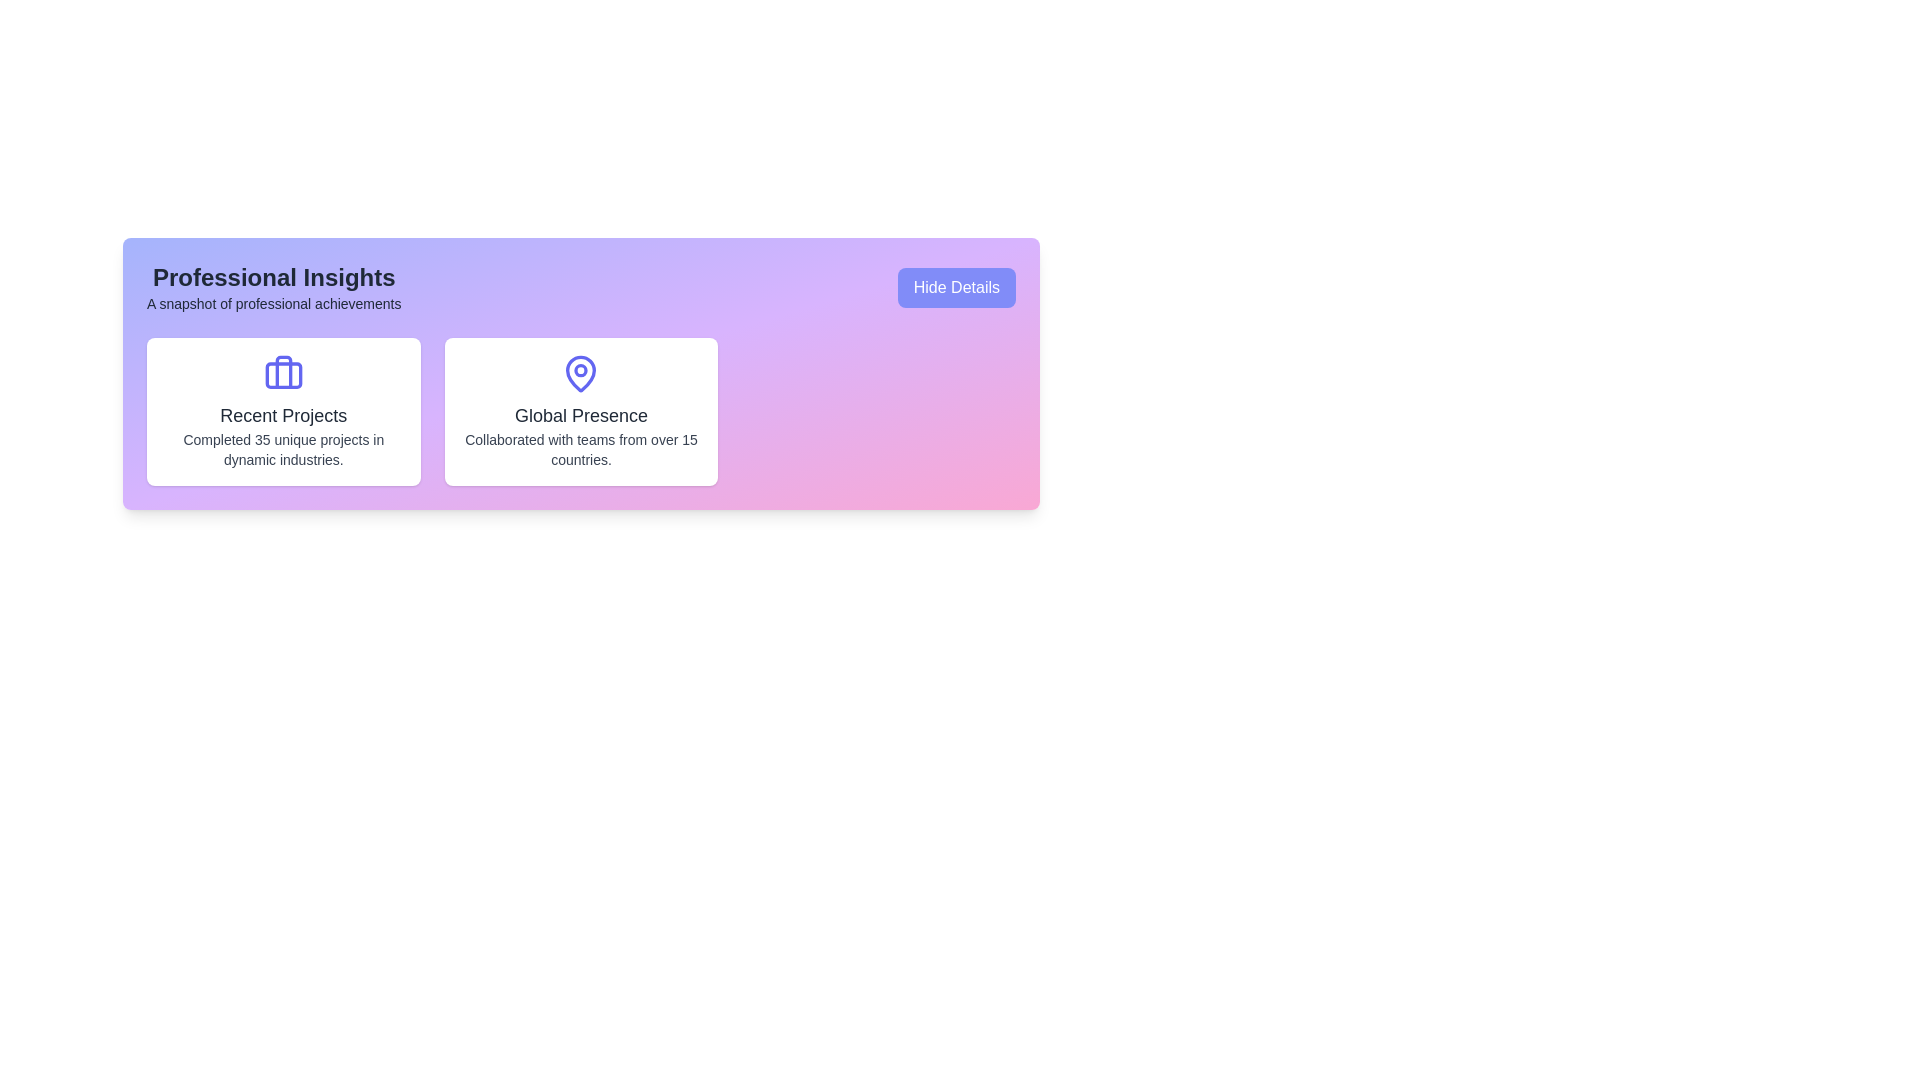 This screenshot has width=1920, height=1080. Describe the element at coordinates (580, 415) in the screenshot. I see `on the 'Global Presence' text label, which is styled in a medium-sized clean sans-serif font and located centrally within a white card element on the right side of the interface` at that location.